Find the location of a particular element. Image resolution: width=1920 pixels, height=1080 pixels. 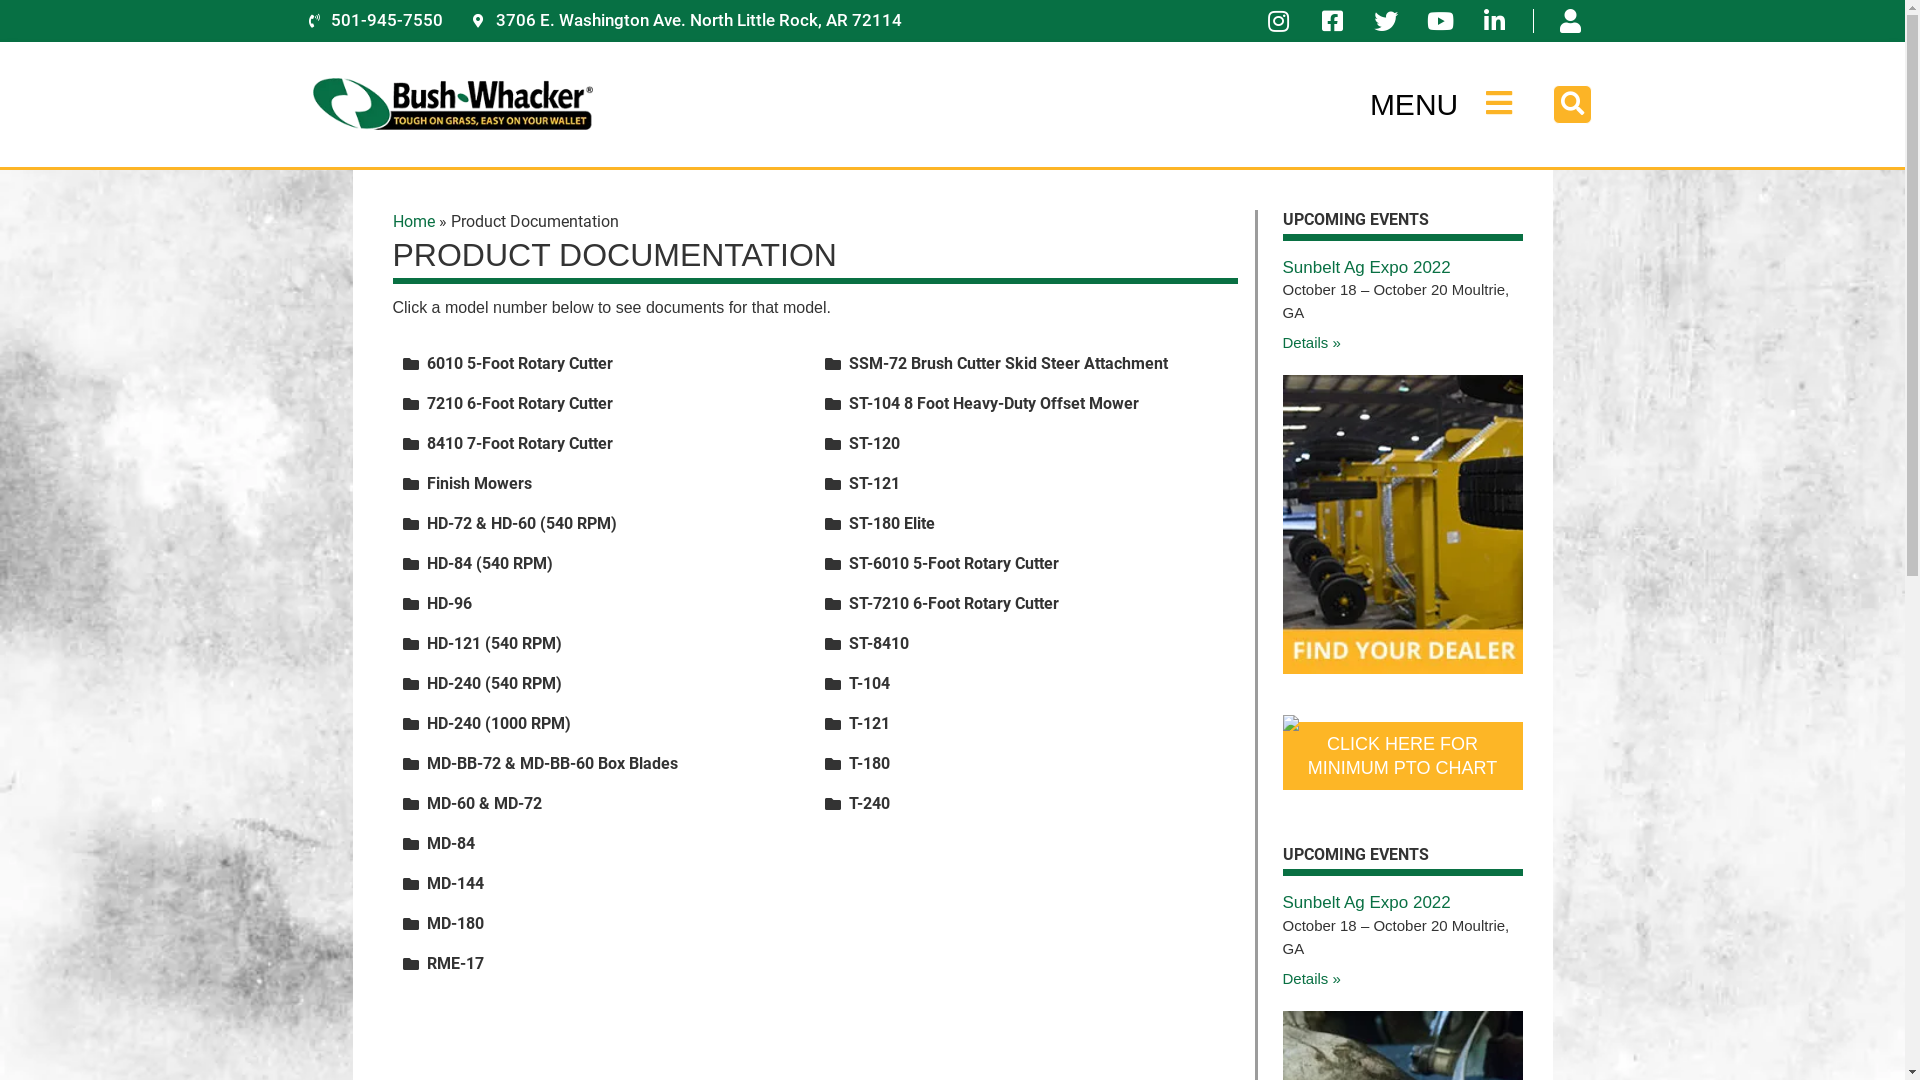

'Home' is located at coordinates (411, 221).